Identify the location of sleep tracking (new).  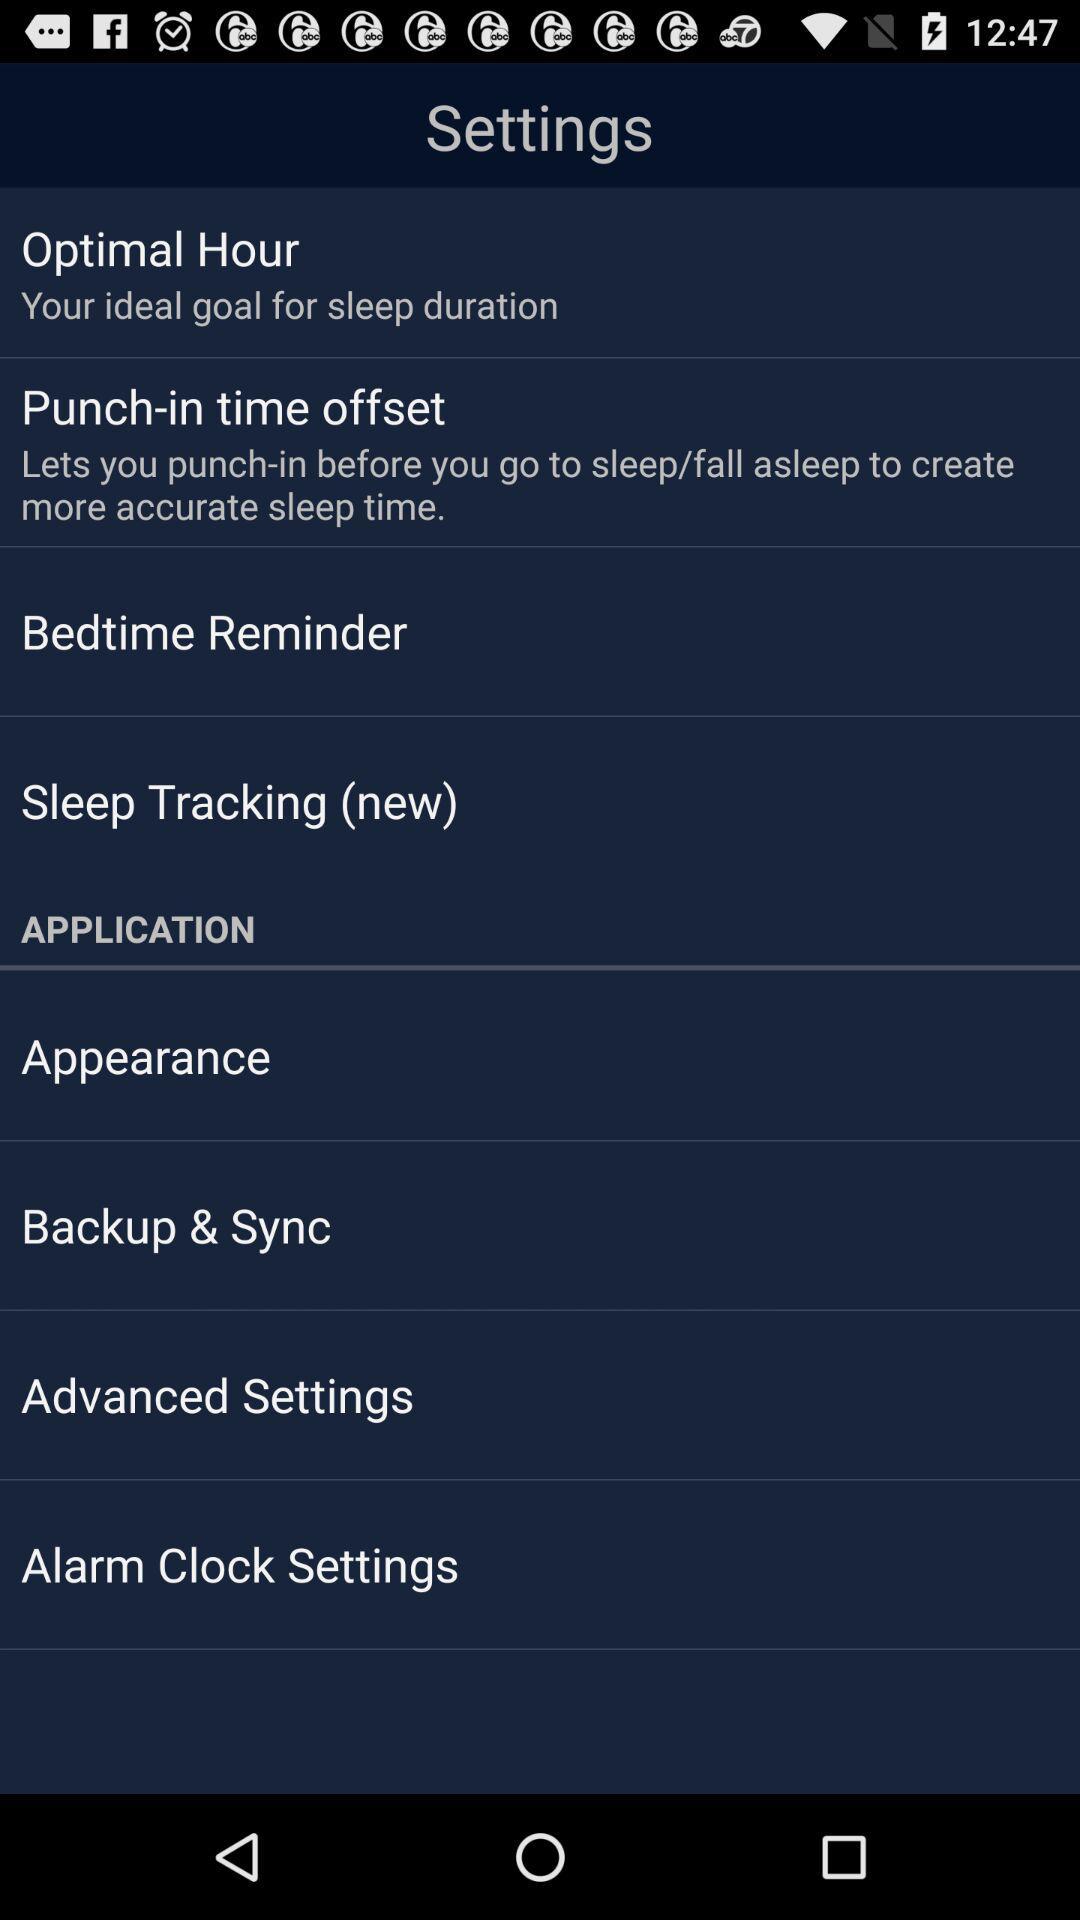
(238, 800).